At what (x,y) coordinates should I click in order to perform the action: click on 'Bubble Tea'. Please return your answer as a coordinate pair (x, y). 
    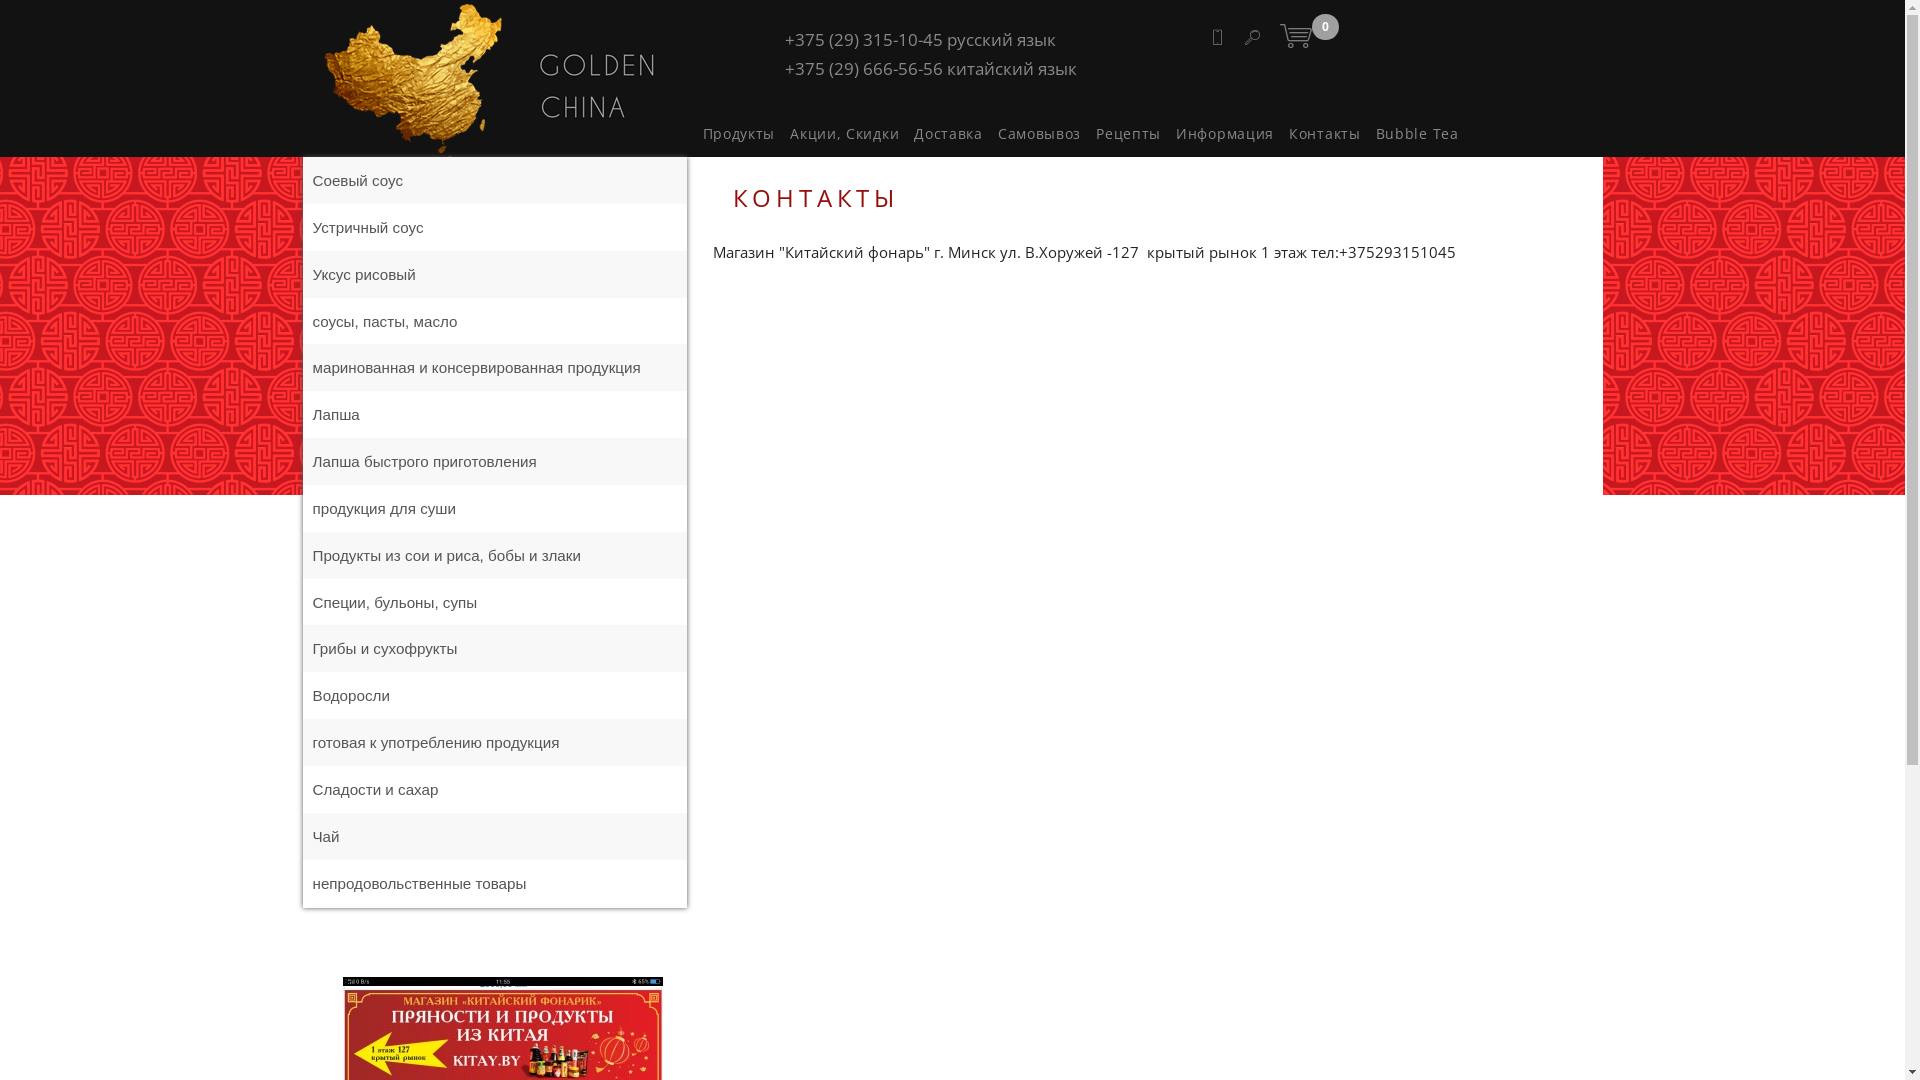
    Looking at the image, I should click on (1416, 134).